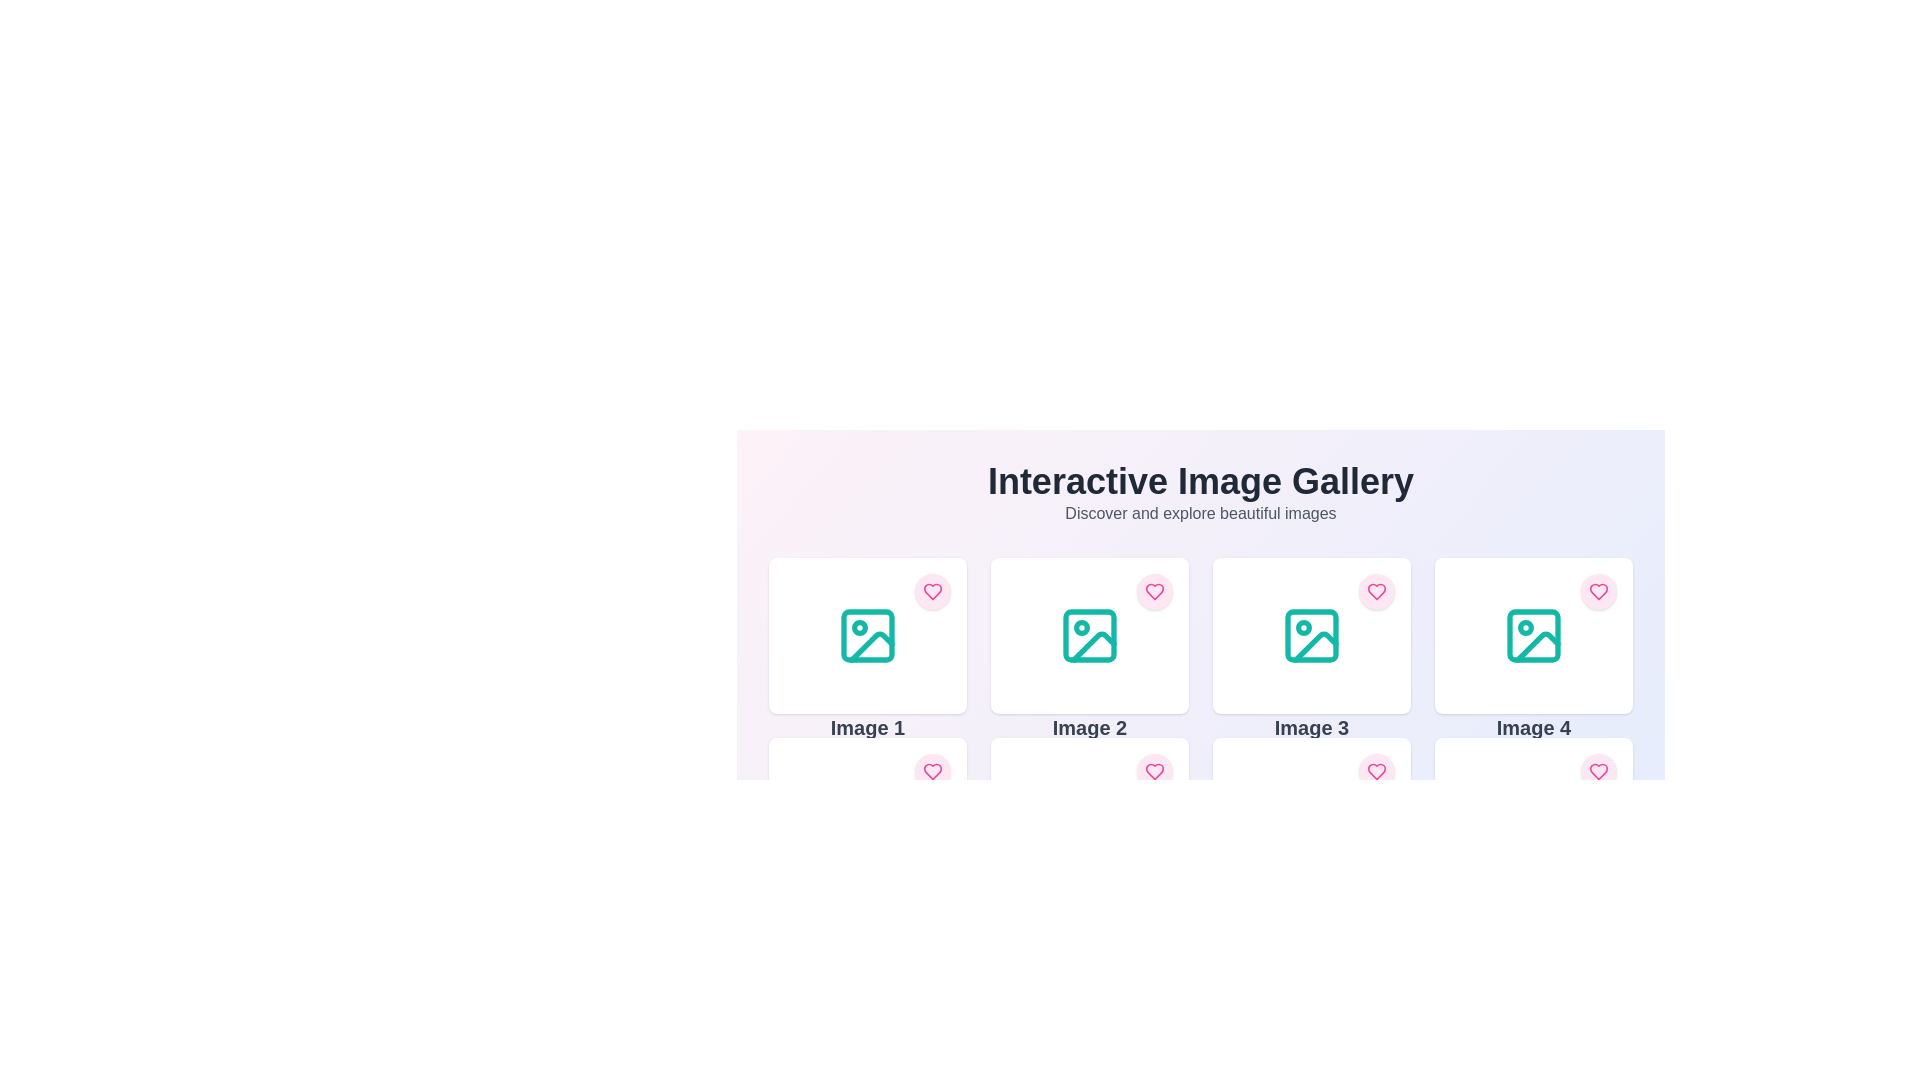 The height and width of the screenshot is (1080, 1920). I want to click on the interactive marker icon located at the top-right corner of the fourth card in the grid layout under the heading 'Interactive Image Gallery', so click(1155, 590).